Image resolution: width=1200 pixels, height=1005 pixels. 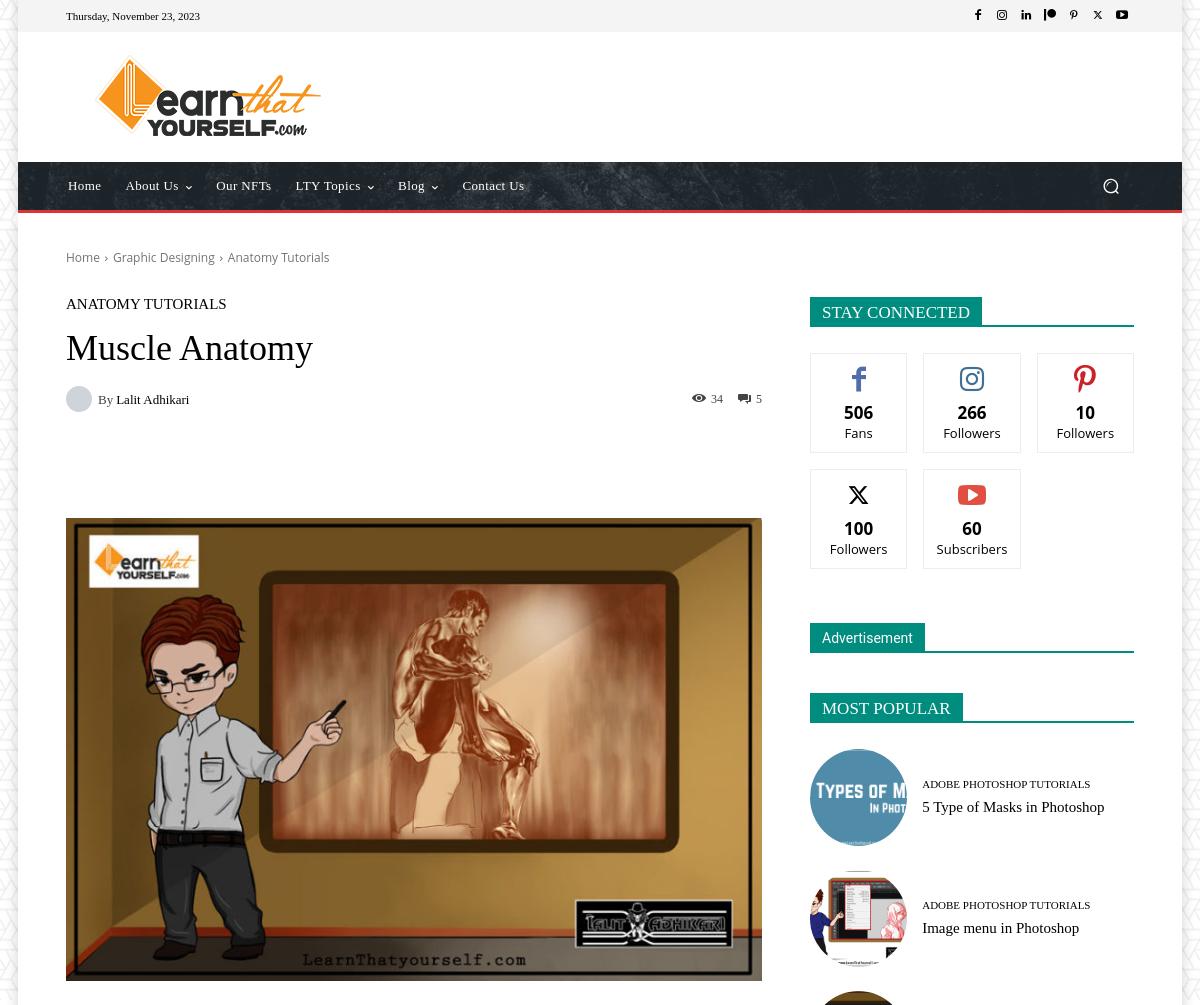 What do you see at coordinates (1013, 807) in the screenshot?
I see `'5 Type of Masks in Photoshop'` at bounding box center [1013, 807].